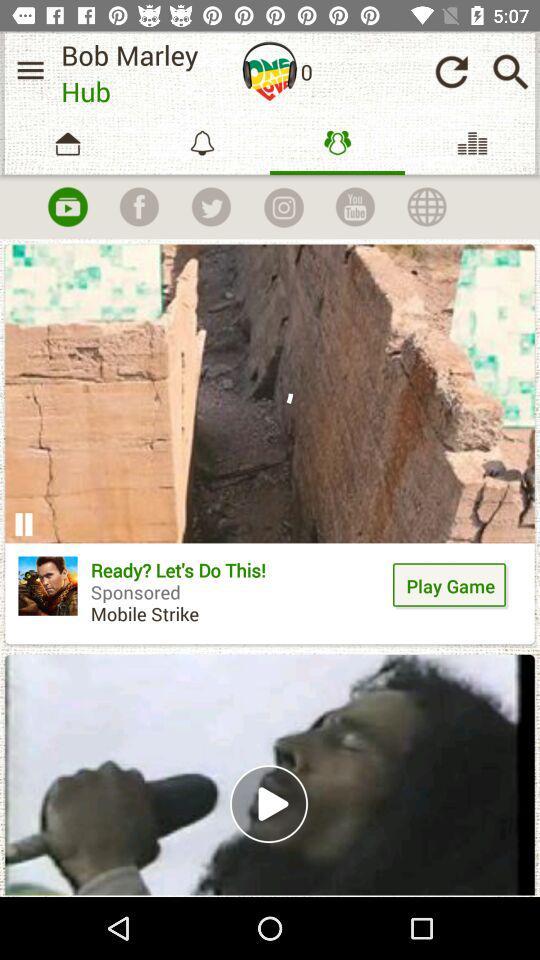 The image size is (540, 960). What do you see at coordinates (210, 207) in the screenshot?
I see `visit on twitter` at bounding box center [210, 207].